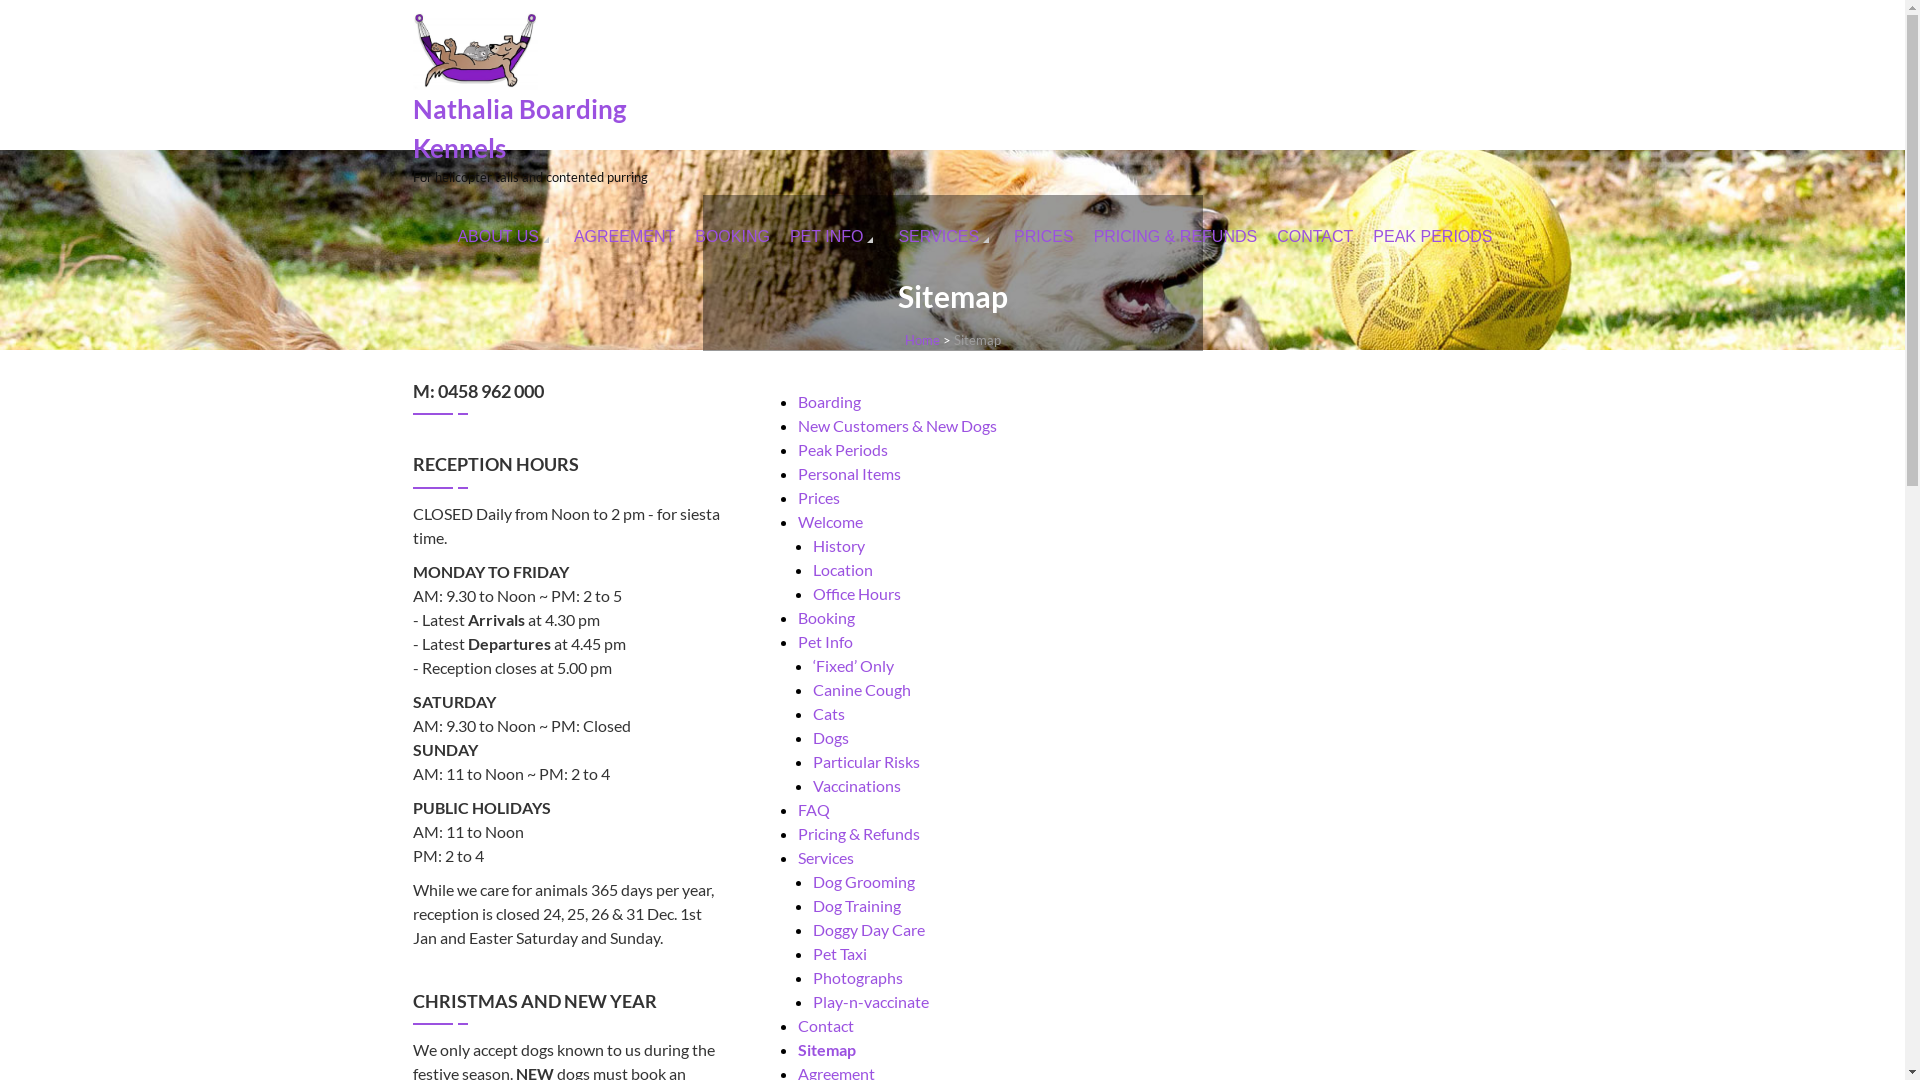 The height and width of the screenshot is (1080, 1920). Describe the element at coordinates (826, 1048) in the screenshot. I see `'Sitemap'` at that location.